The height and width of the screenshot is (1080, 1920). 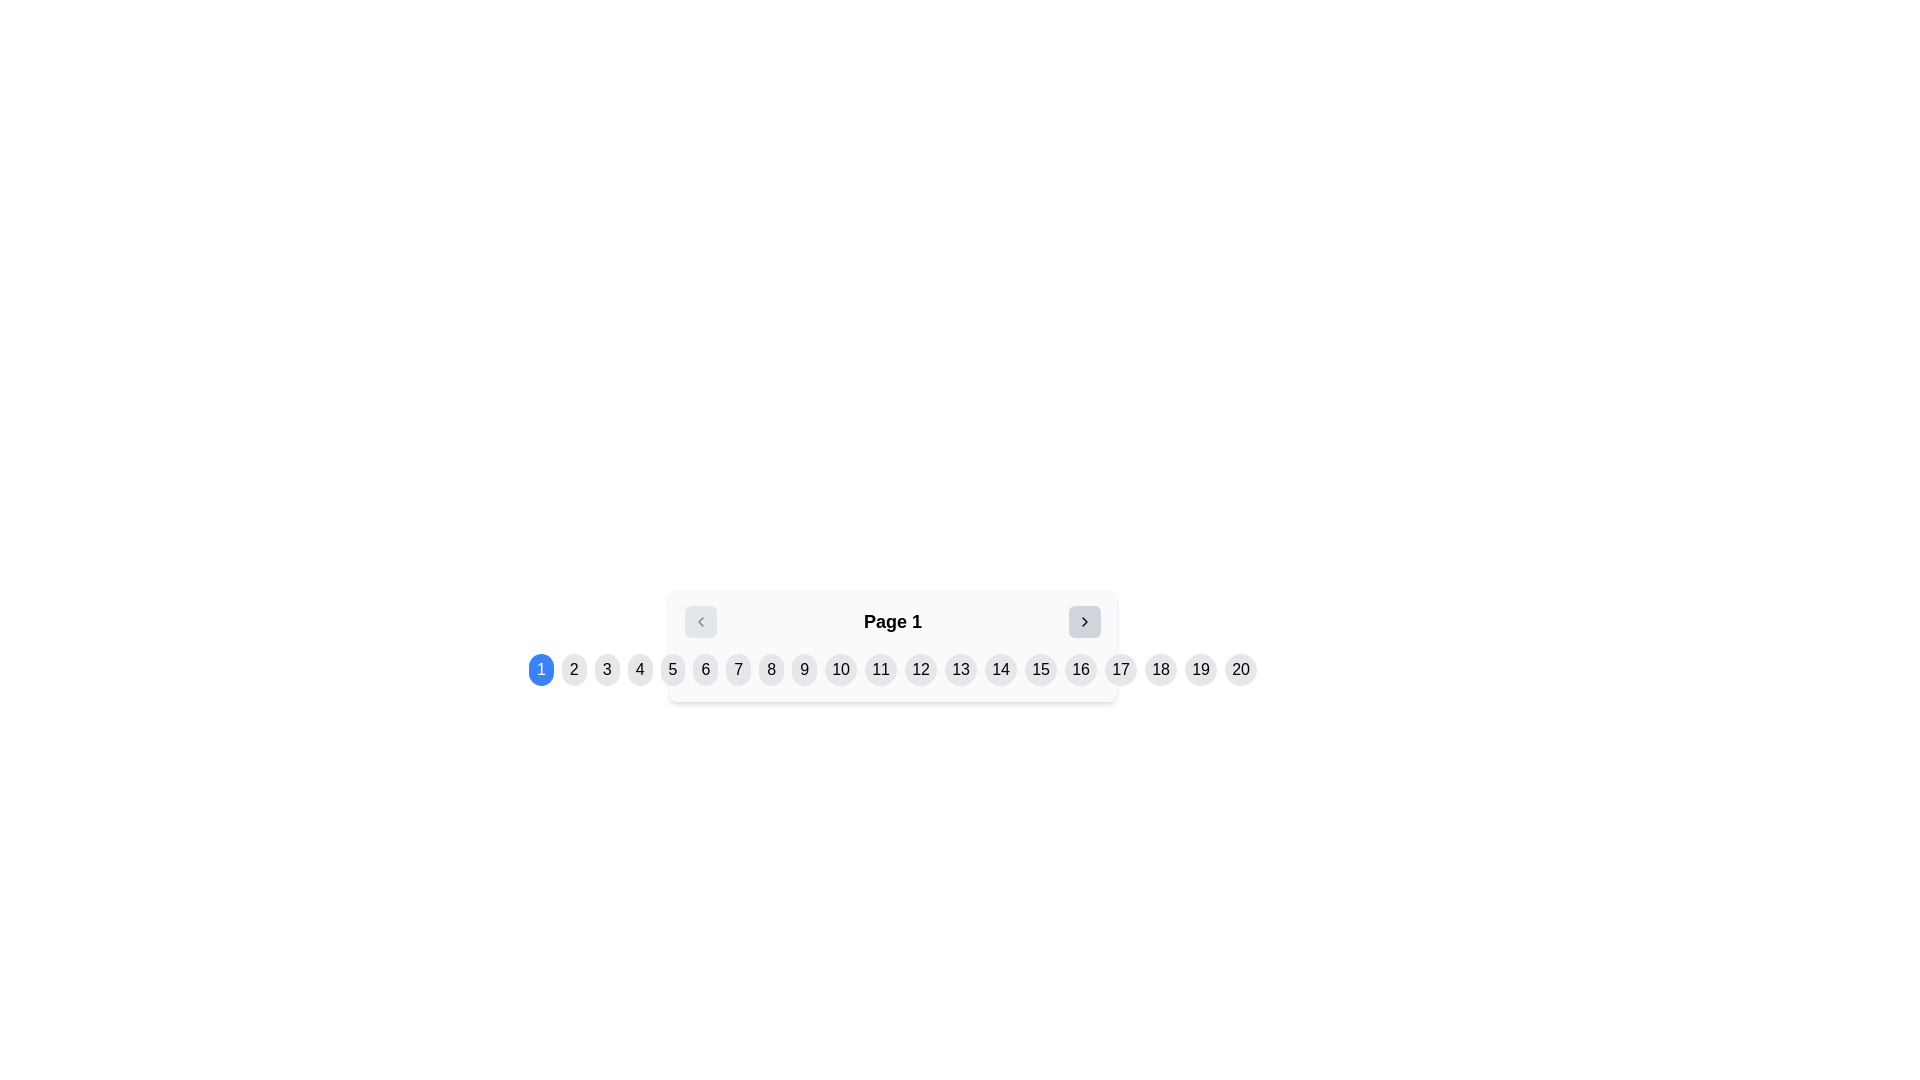 What do you see at coordinates (606, 670) in the screenshot?
I see `the circular button with a light-gray background and the number '3'` at bounding box center [606, 670].